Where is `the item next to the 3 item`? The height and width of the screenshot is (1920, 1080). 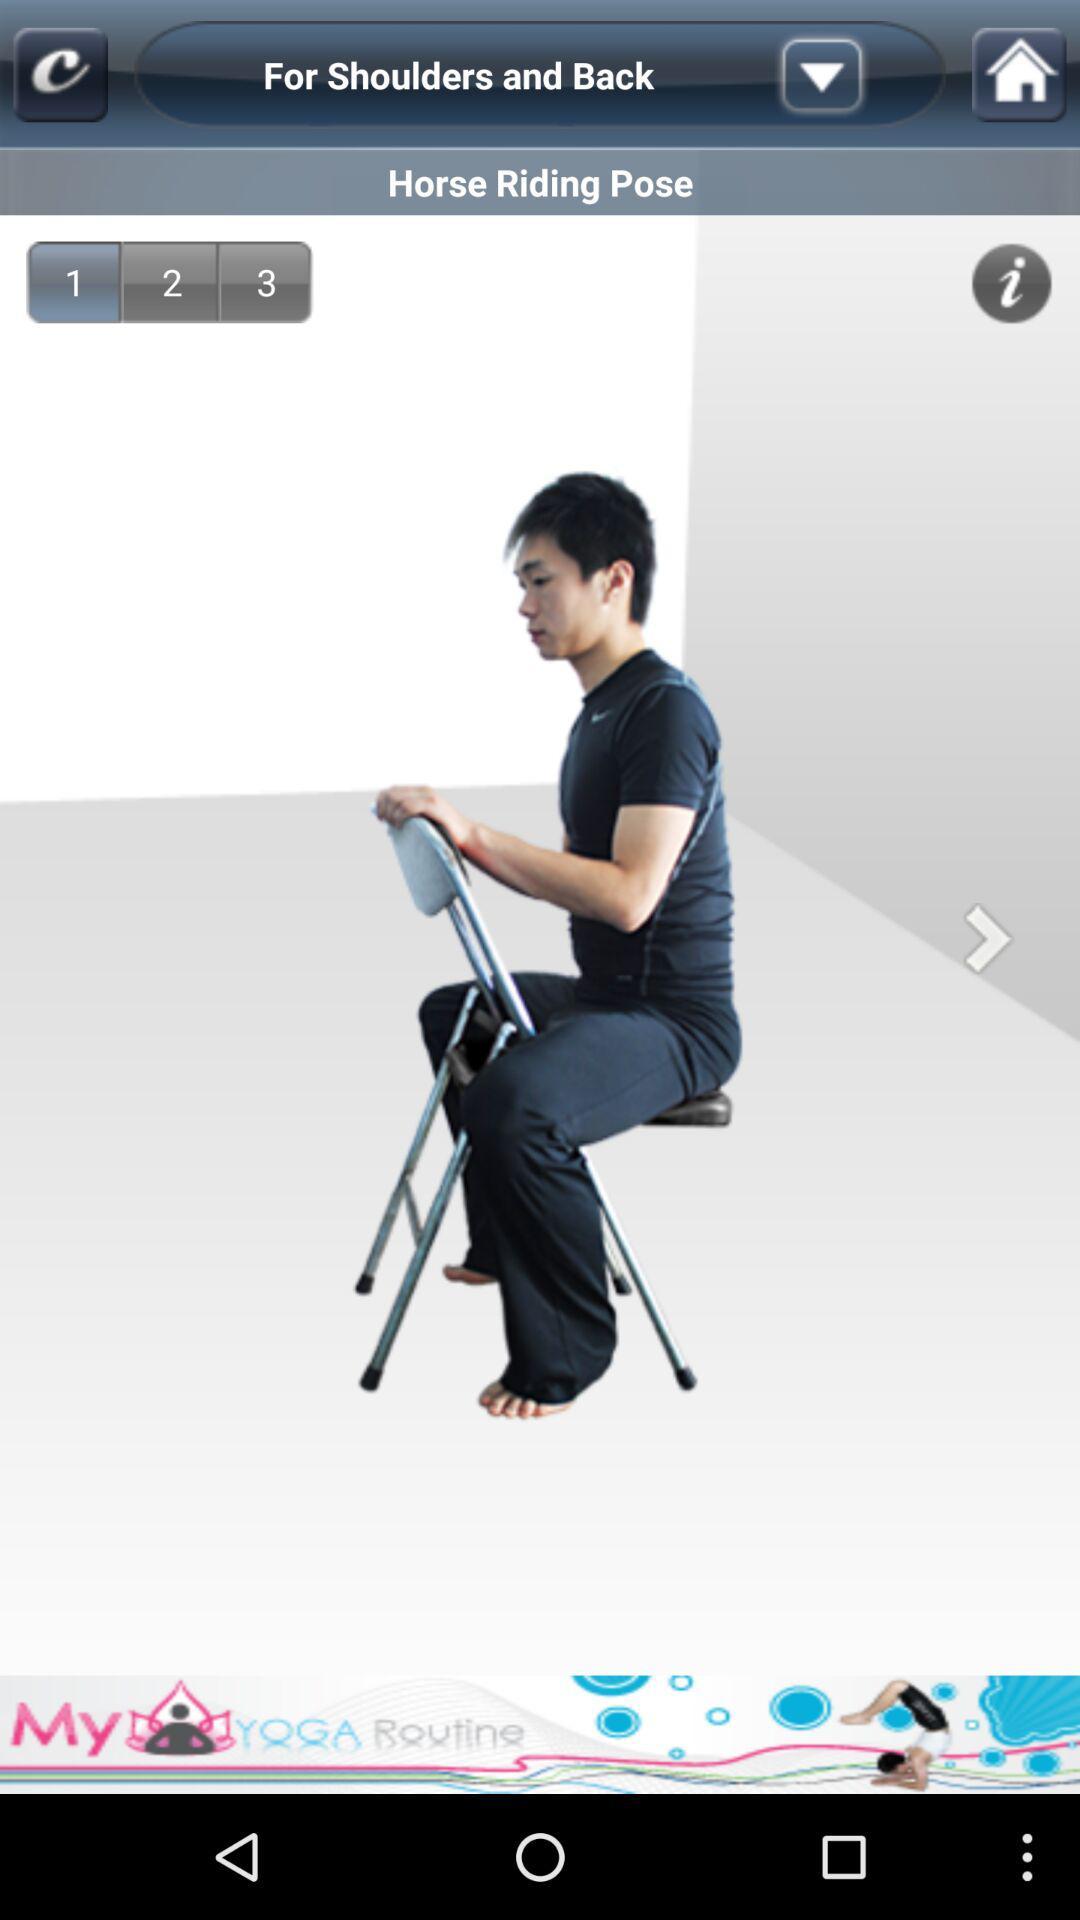 the item next to the 3 item is located at coordinates (171, 281).